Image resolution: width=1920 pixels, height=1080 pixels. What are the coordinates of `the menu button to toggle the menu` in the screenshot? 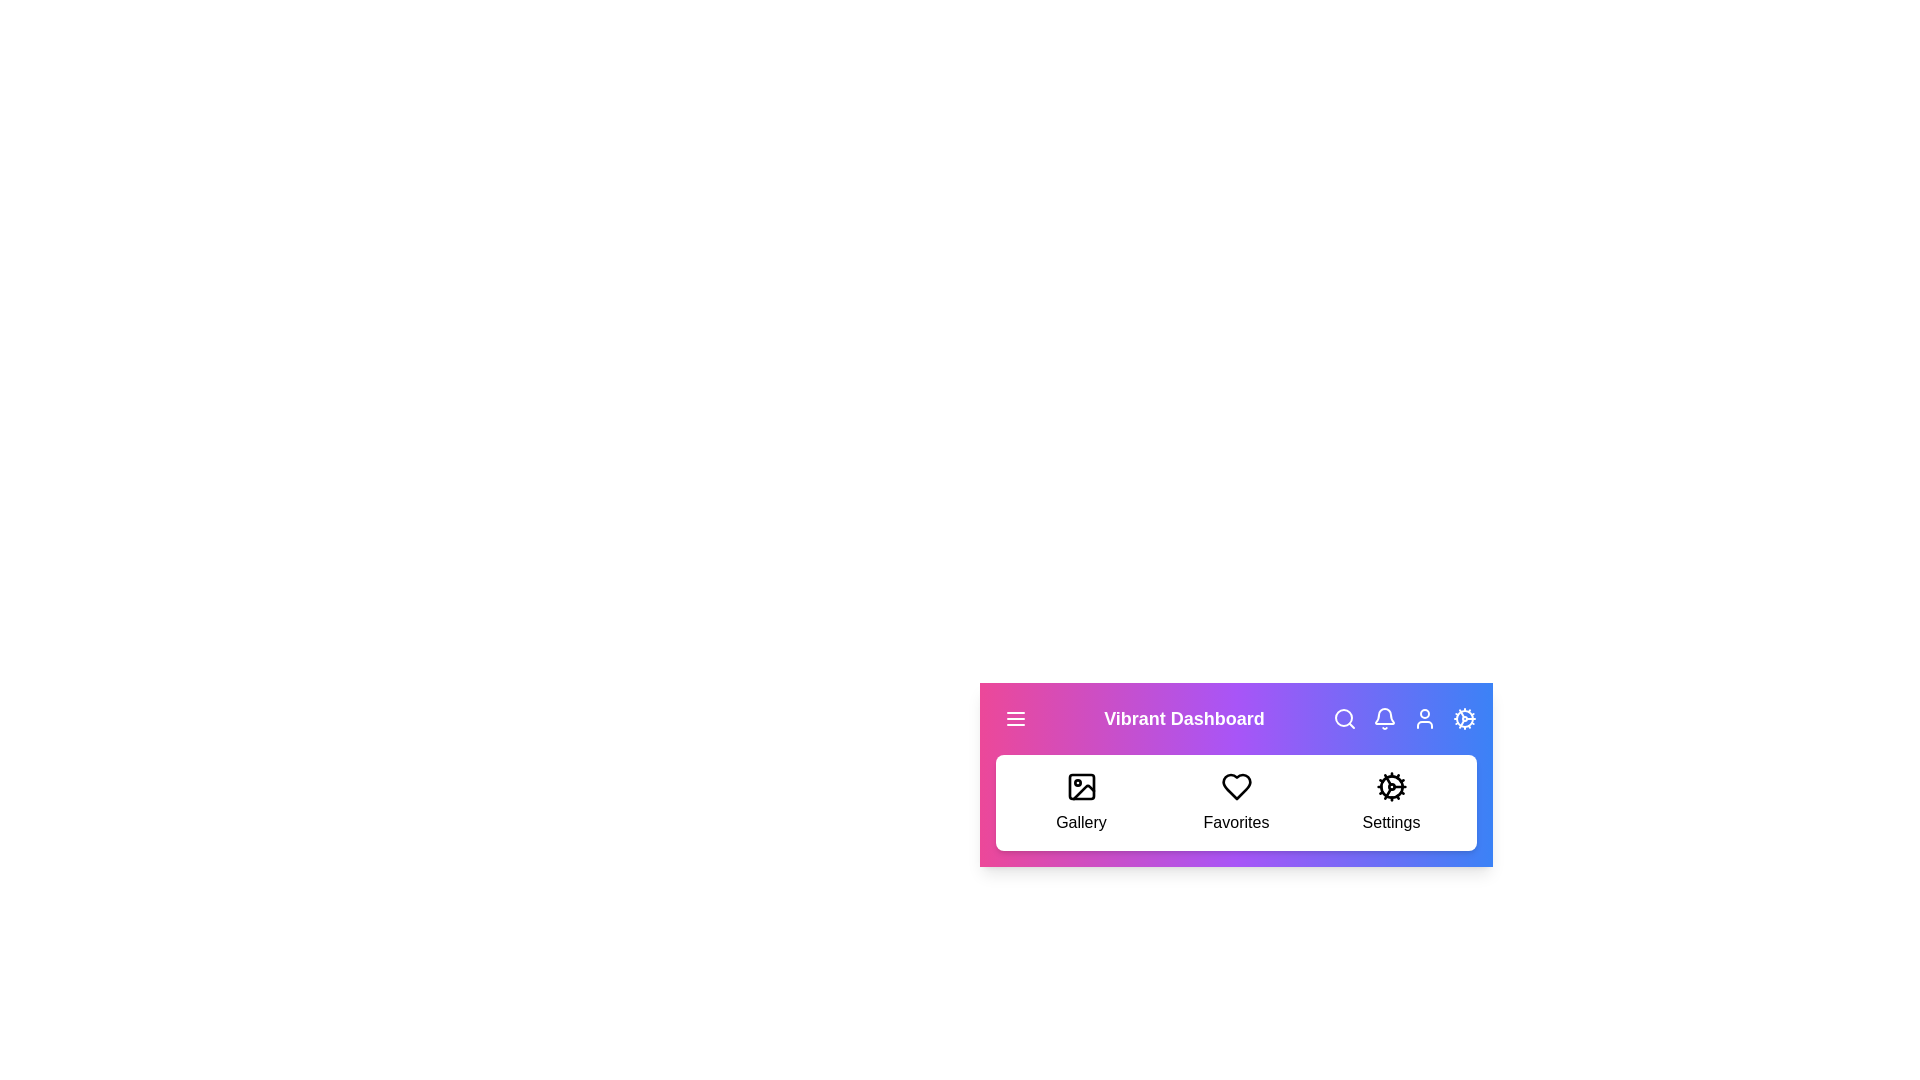 It's located at (1016, 717).